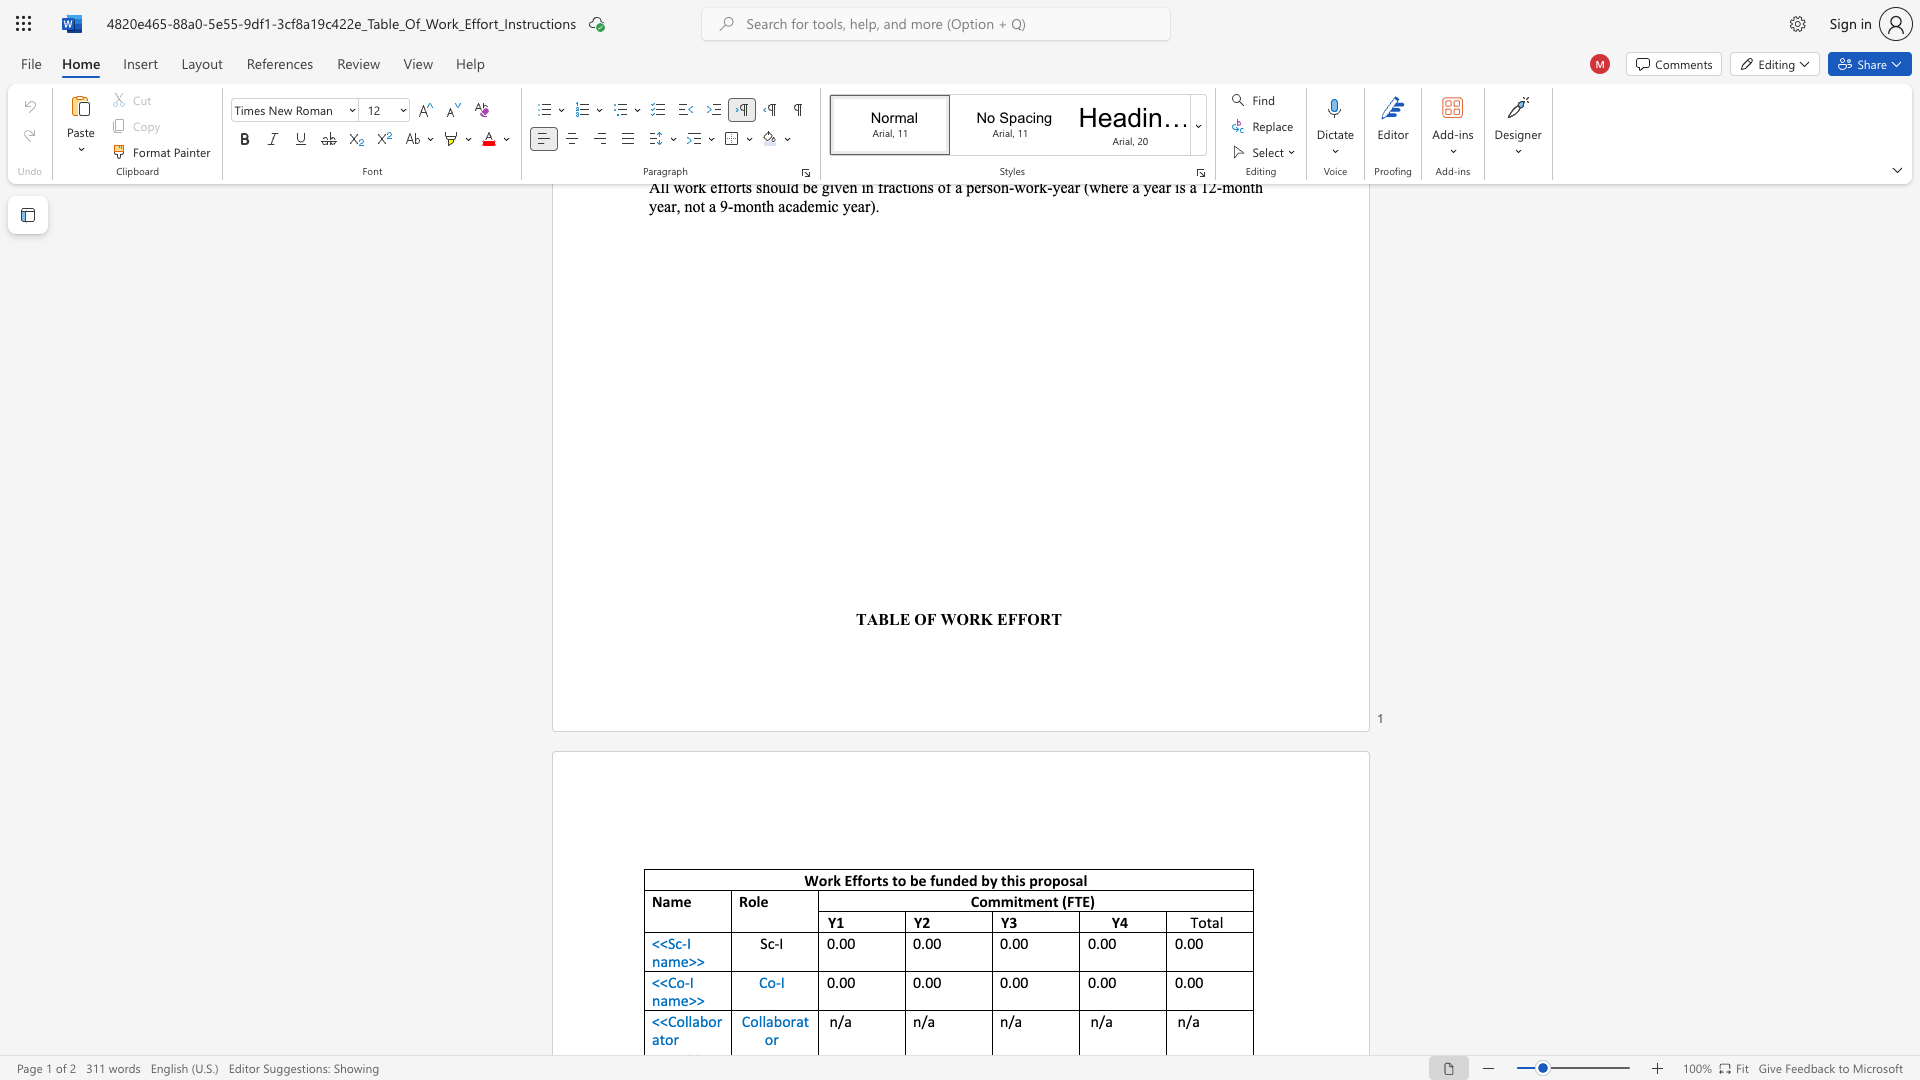 The width and height of the screenshot is (1920, 1080). Describe the element at coordinates (1035, 901) in the screenshot. I see `the space between the continuous character "m" and "e" in the text` at that location.